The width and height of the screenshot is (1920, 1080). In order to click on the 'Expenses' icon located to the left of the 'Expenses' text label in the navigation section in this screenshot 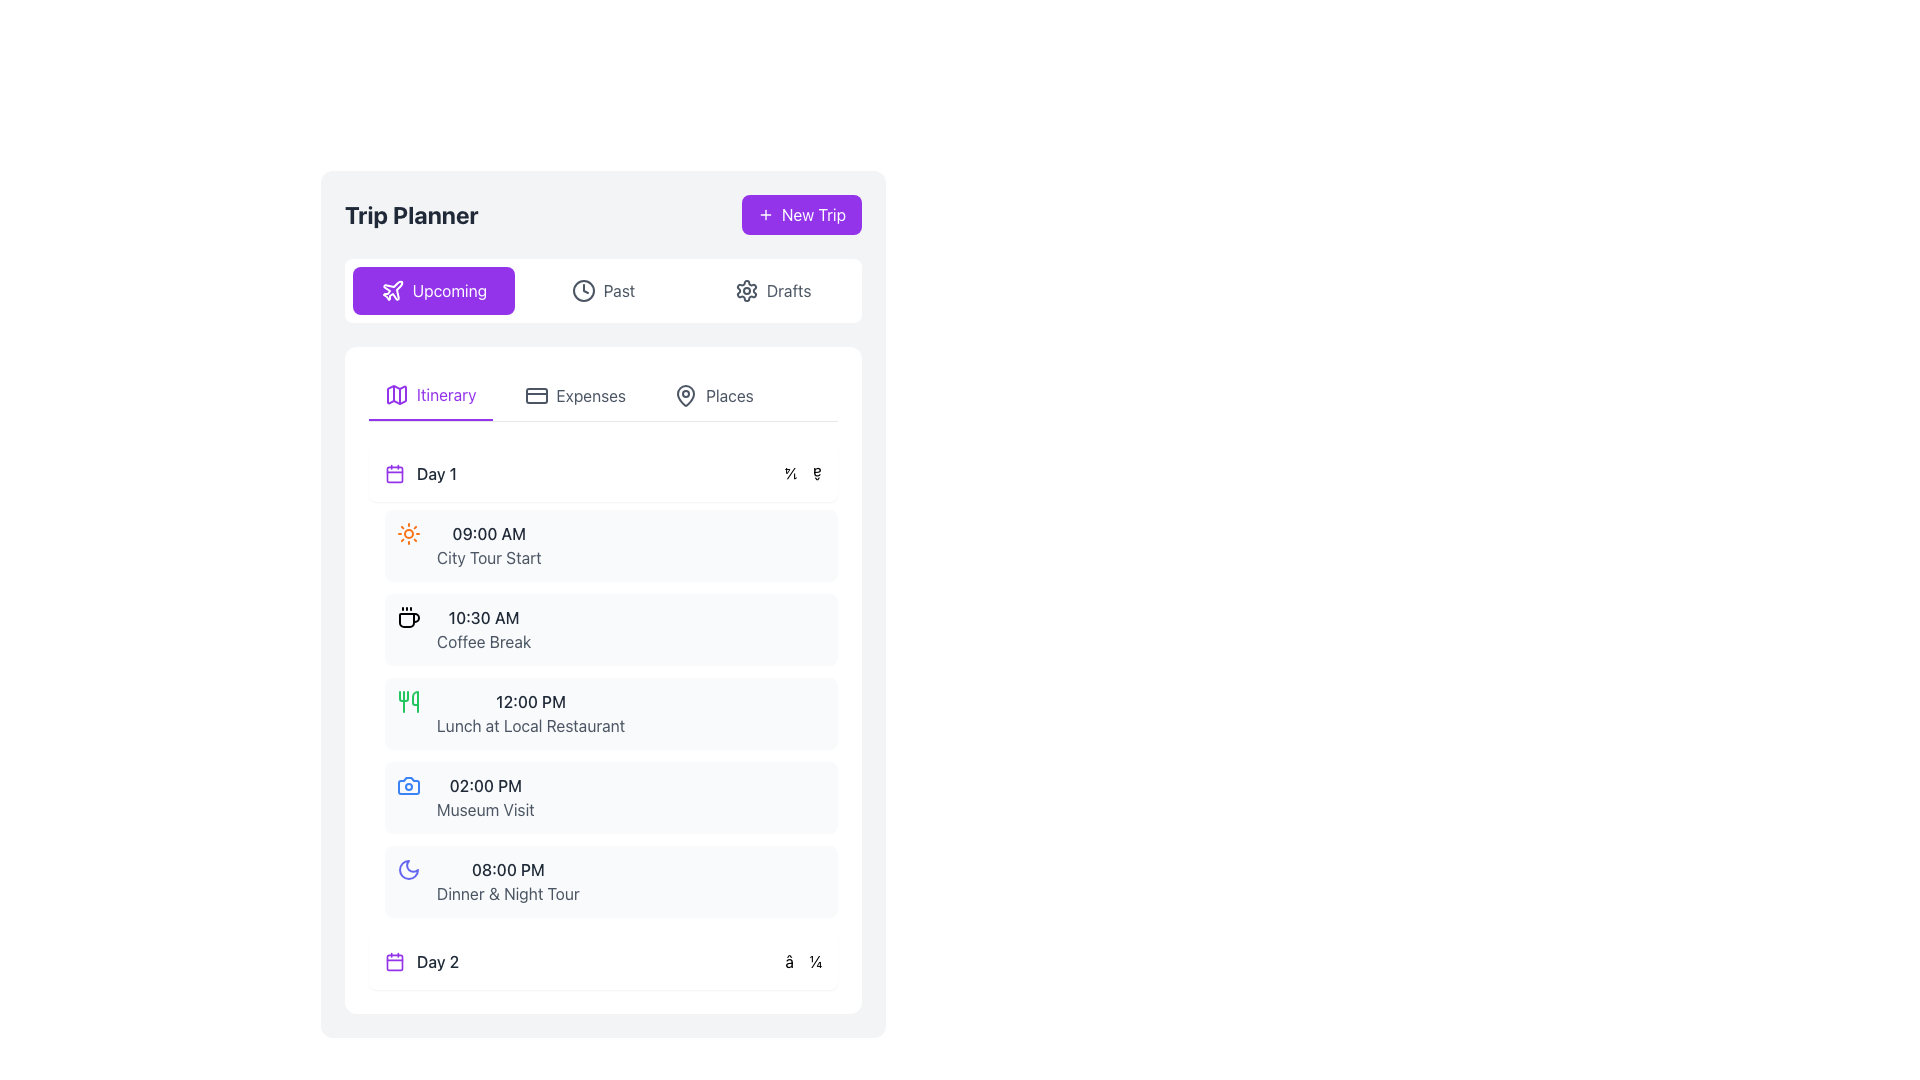, I will do `click(536, 396)`.